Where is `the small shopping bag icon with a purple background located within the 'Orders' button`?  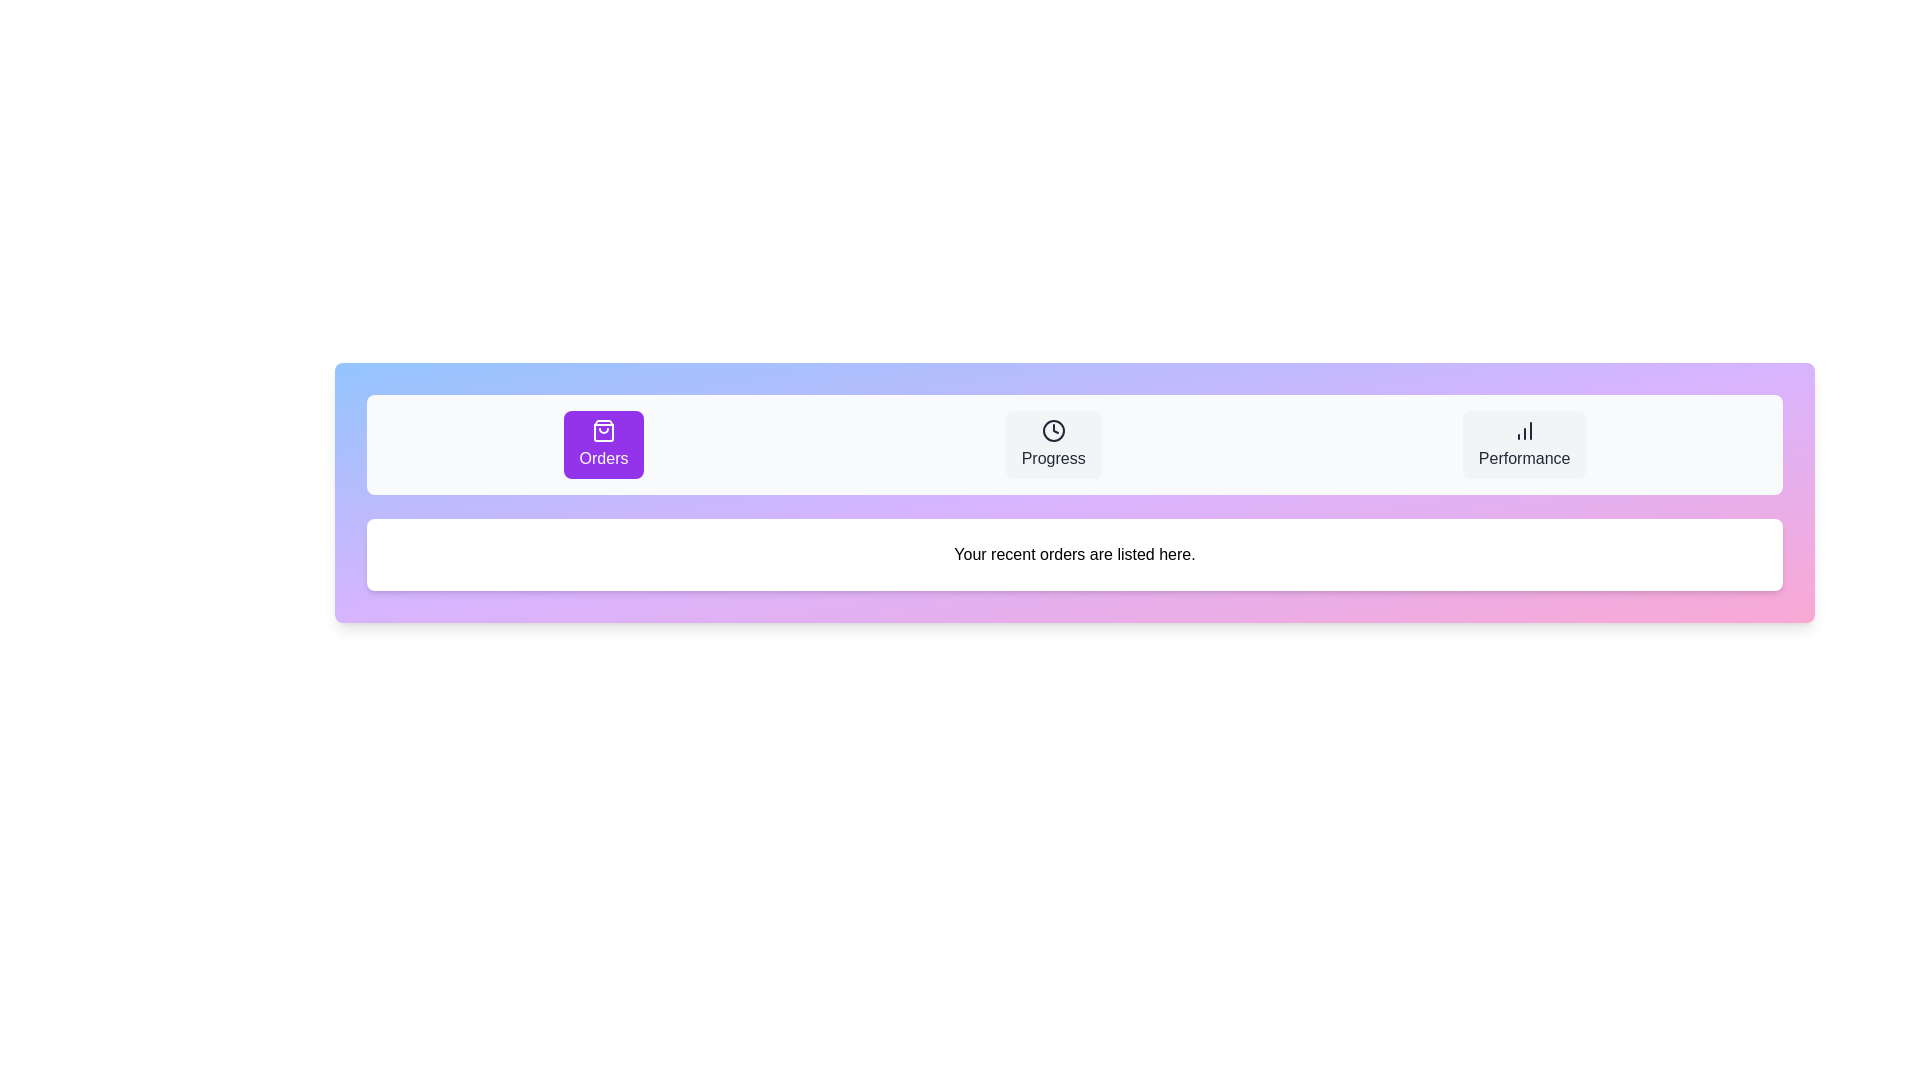
the small shopping bag icon with a purple background located within the 'Orders' button is located at coordinates (603, 430).